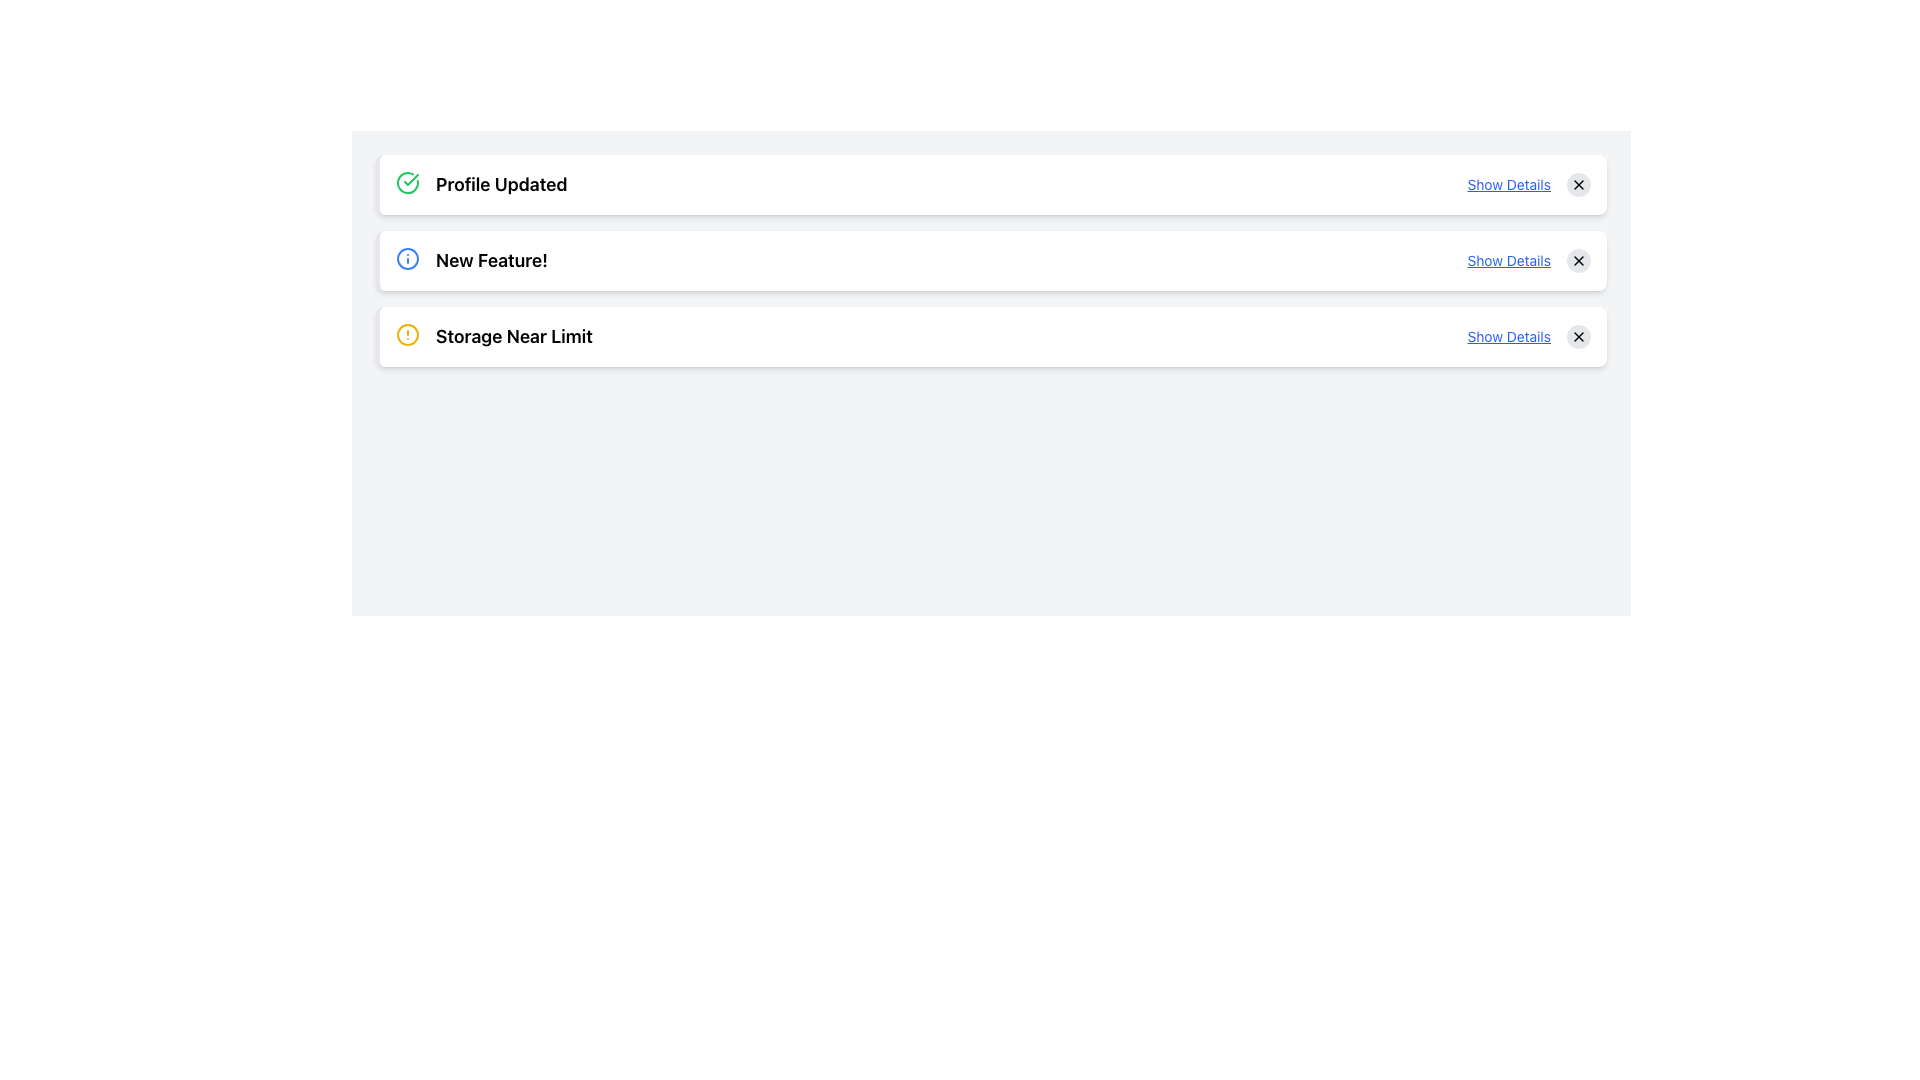  I want to click on text label that alerts the user about storage nearing its limit, positioned to the right of a circular yellow icon with an exclamation mark, so click(514, 335).